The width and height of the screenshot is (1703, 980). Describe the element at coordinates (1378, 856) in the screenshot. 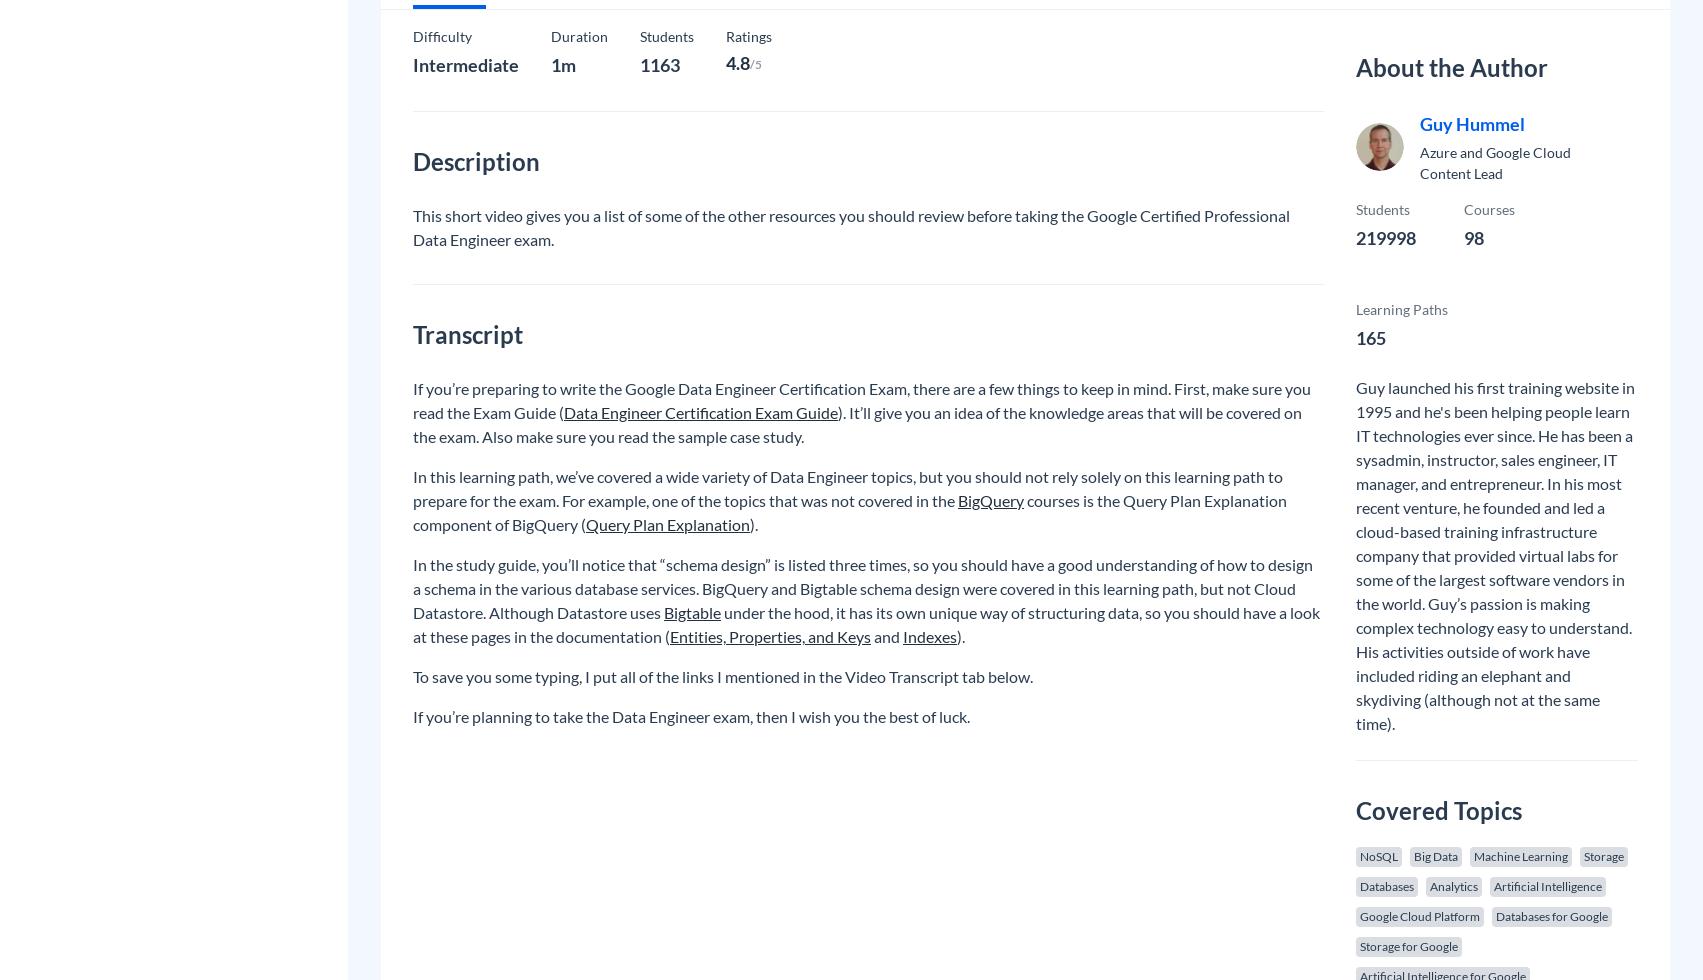

I see `'NoSQL'` at that location.